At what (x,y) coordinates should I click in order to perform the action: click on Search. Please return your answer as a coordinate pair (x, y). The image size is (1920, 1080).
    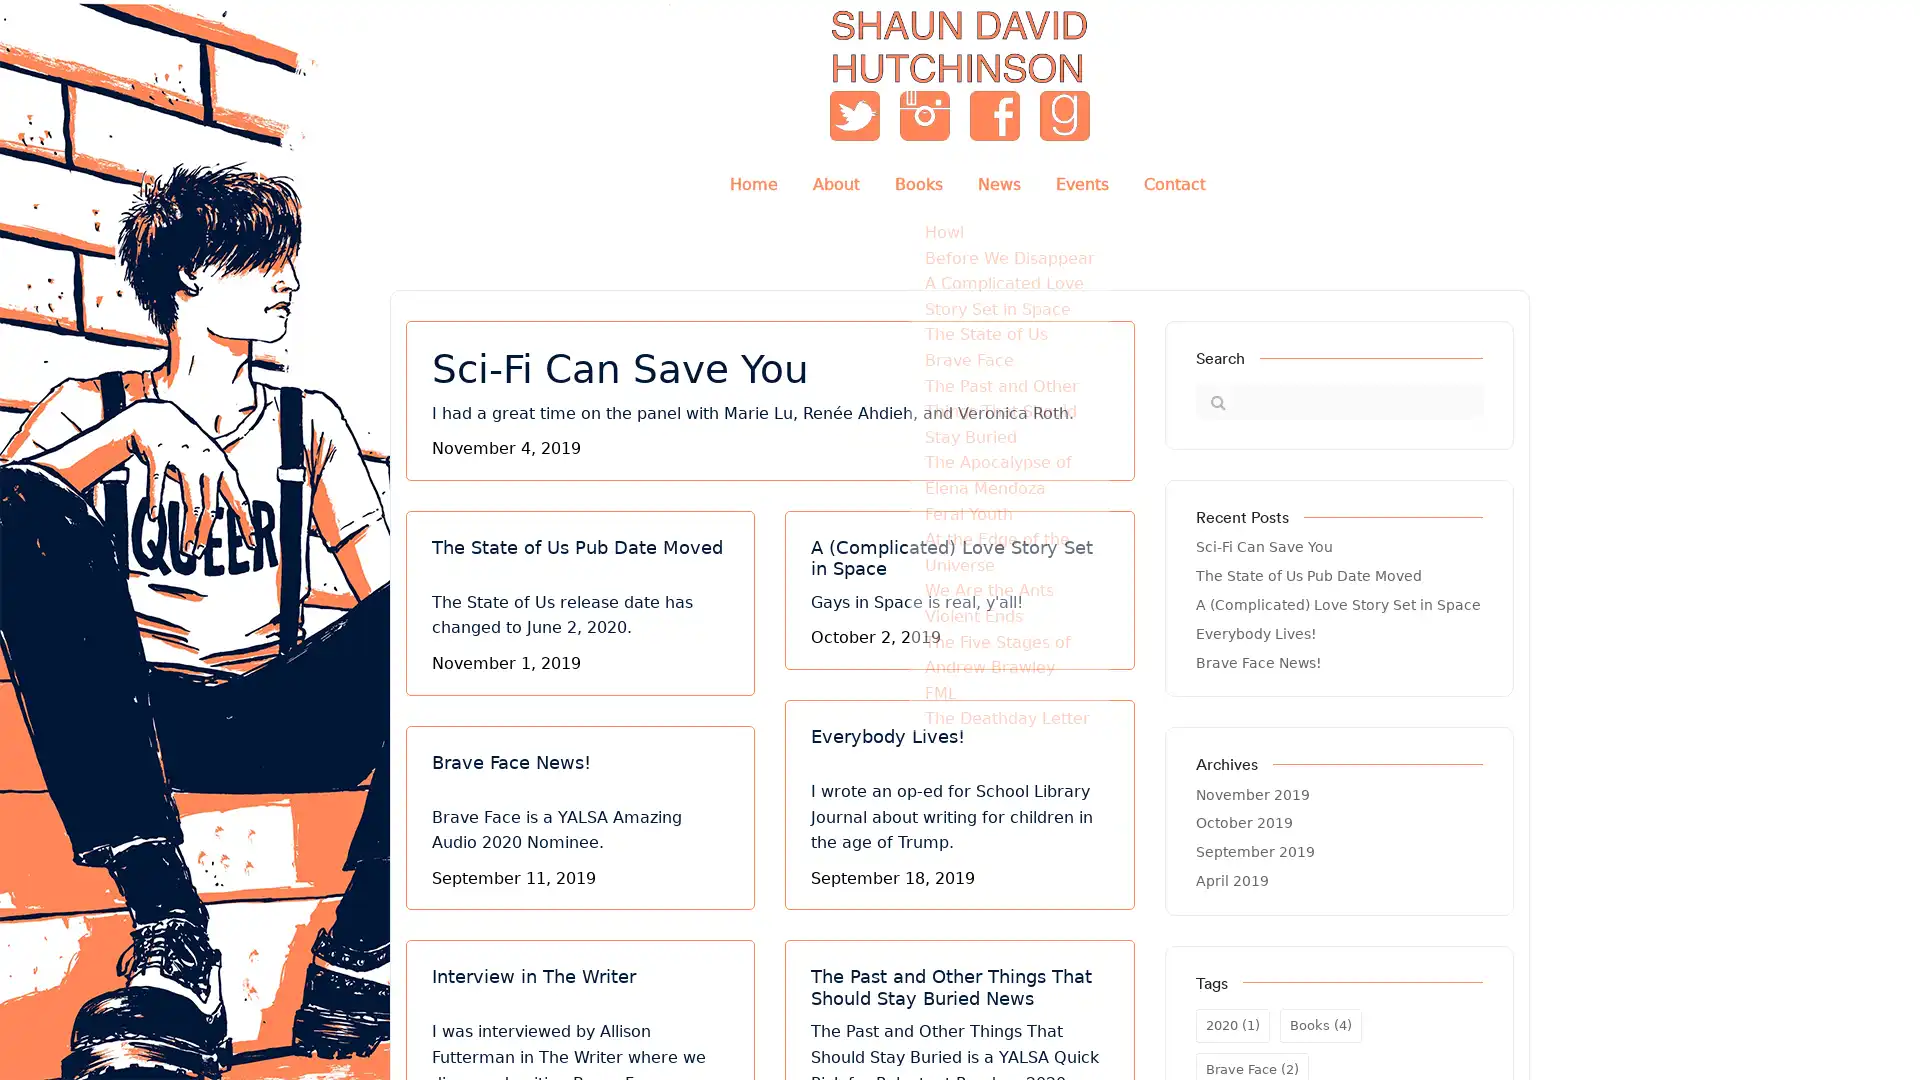
    Looking at the image, I should click on (1211, 401).